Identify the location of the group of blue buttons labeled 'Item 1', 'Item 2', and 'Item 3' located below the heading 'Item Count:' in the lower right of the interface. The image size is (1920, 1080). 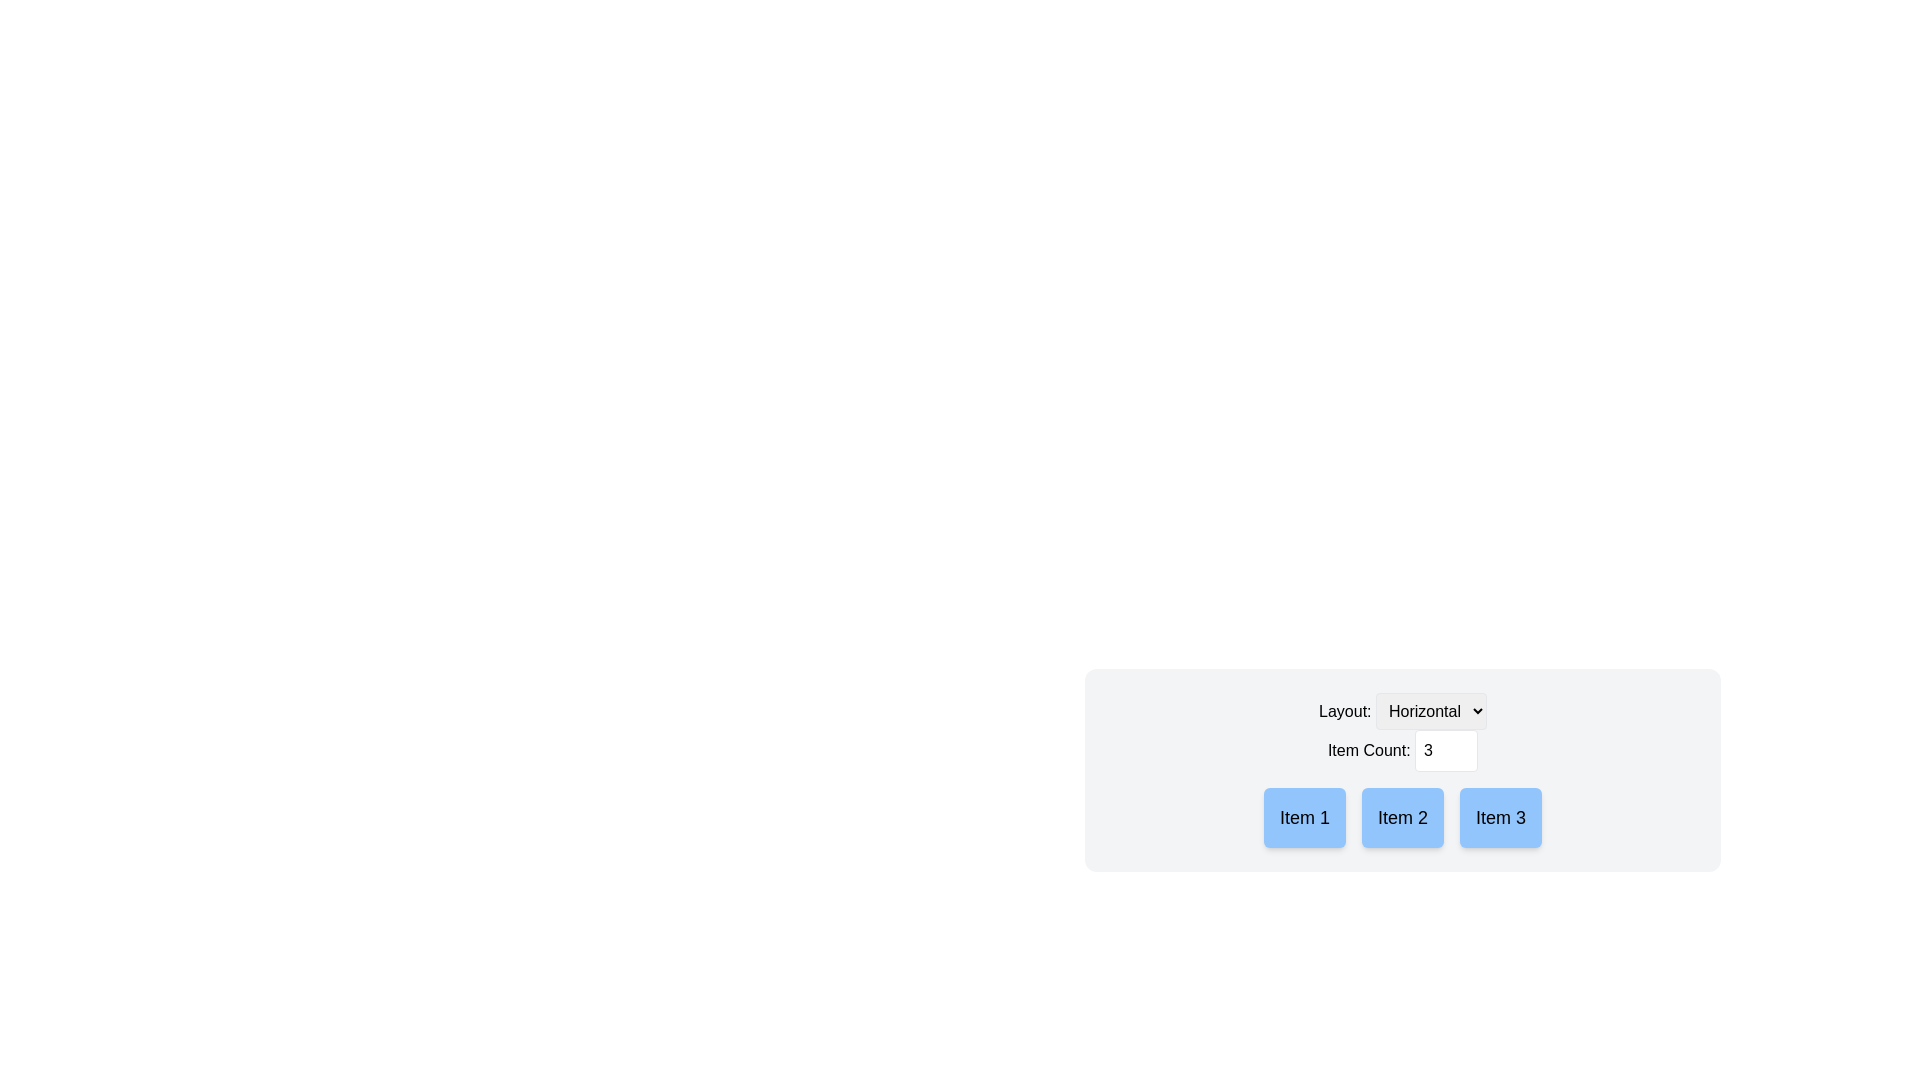
(1401, 817).